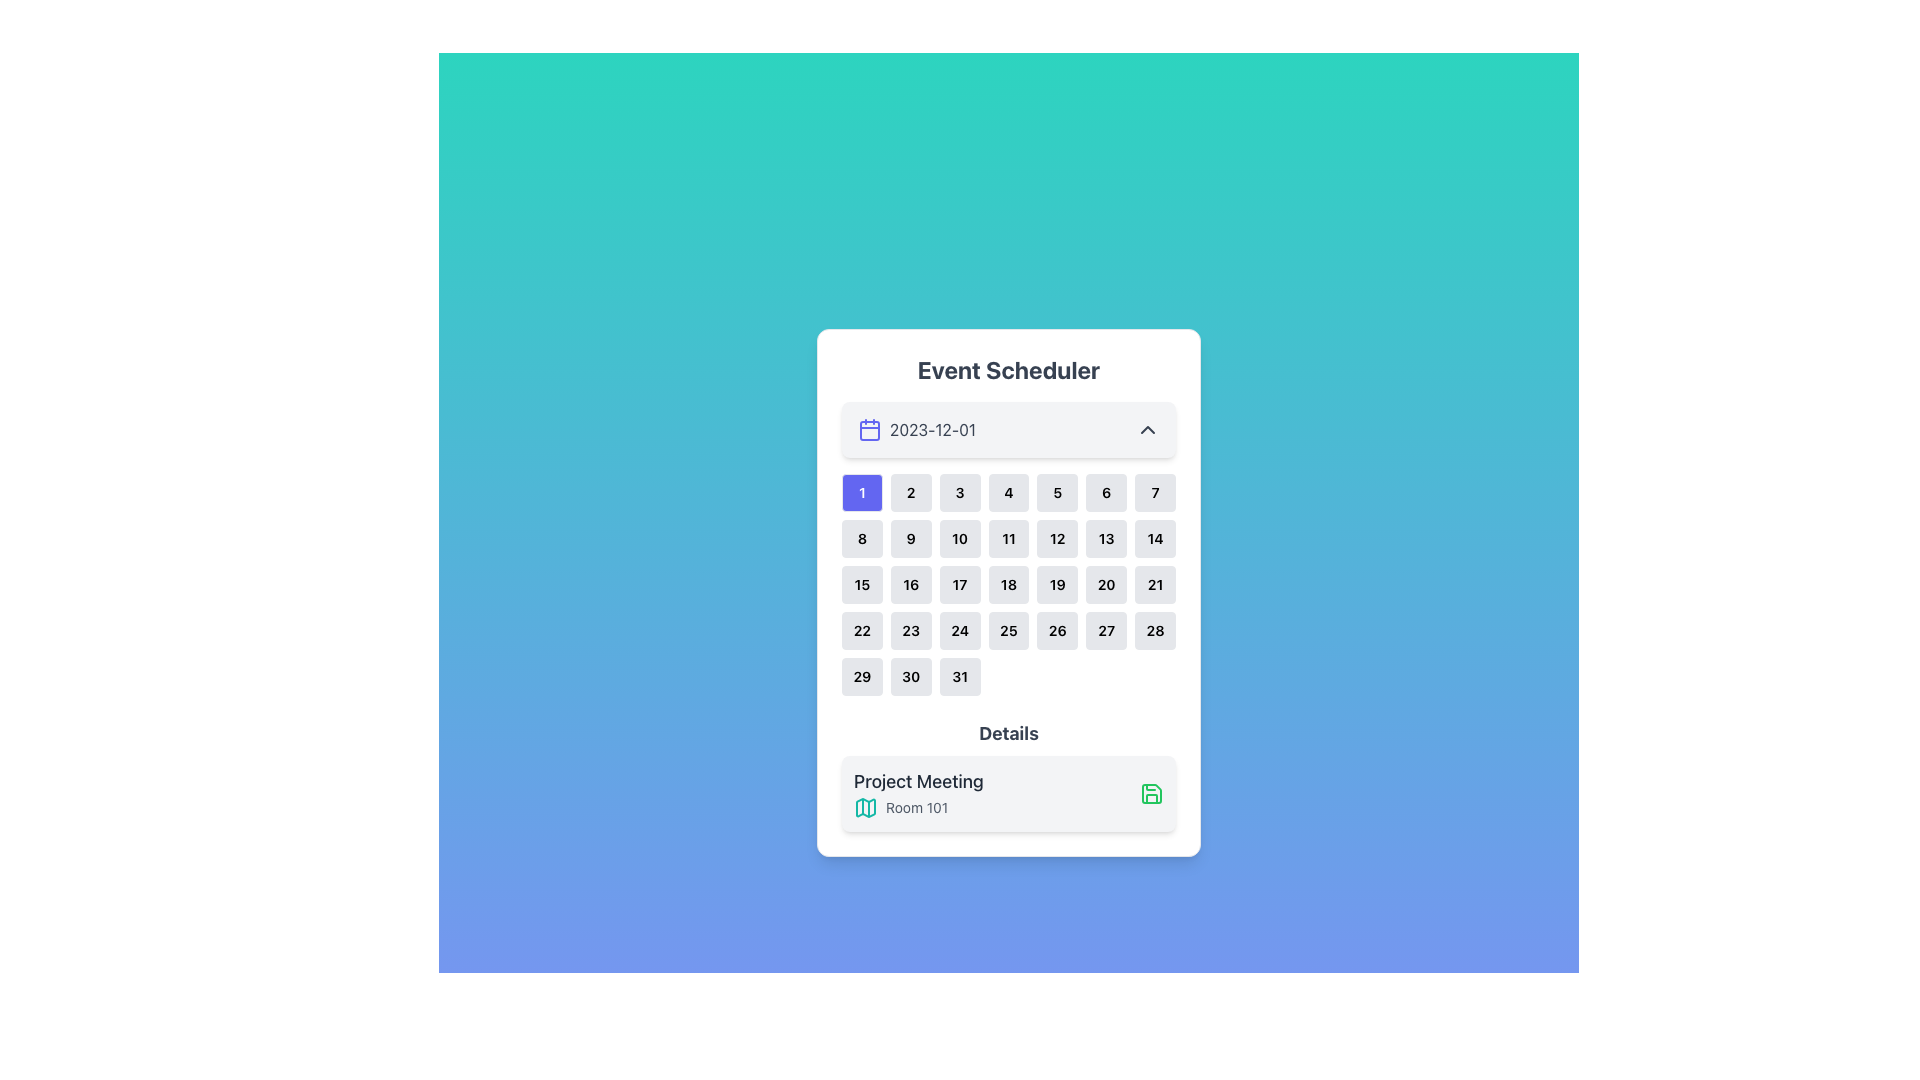 This screenshot has width=1920, height=1080. I want to click on the button labeled '28' located in the lower right quadrant of the card under the 'Event Scheduler' header, so click(1155, 631).